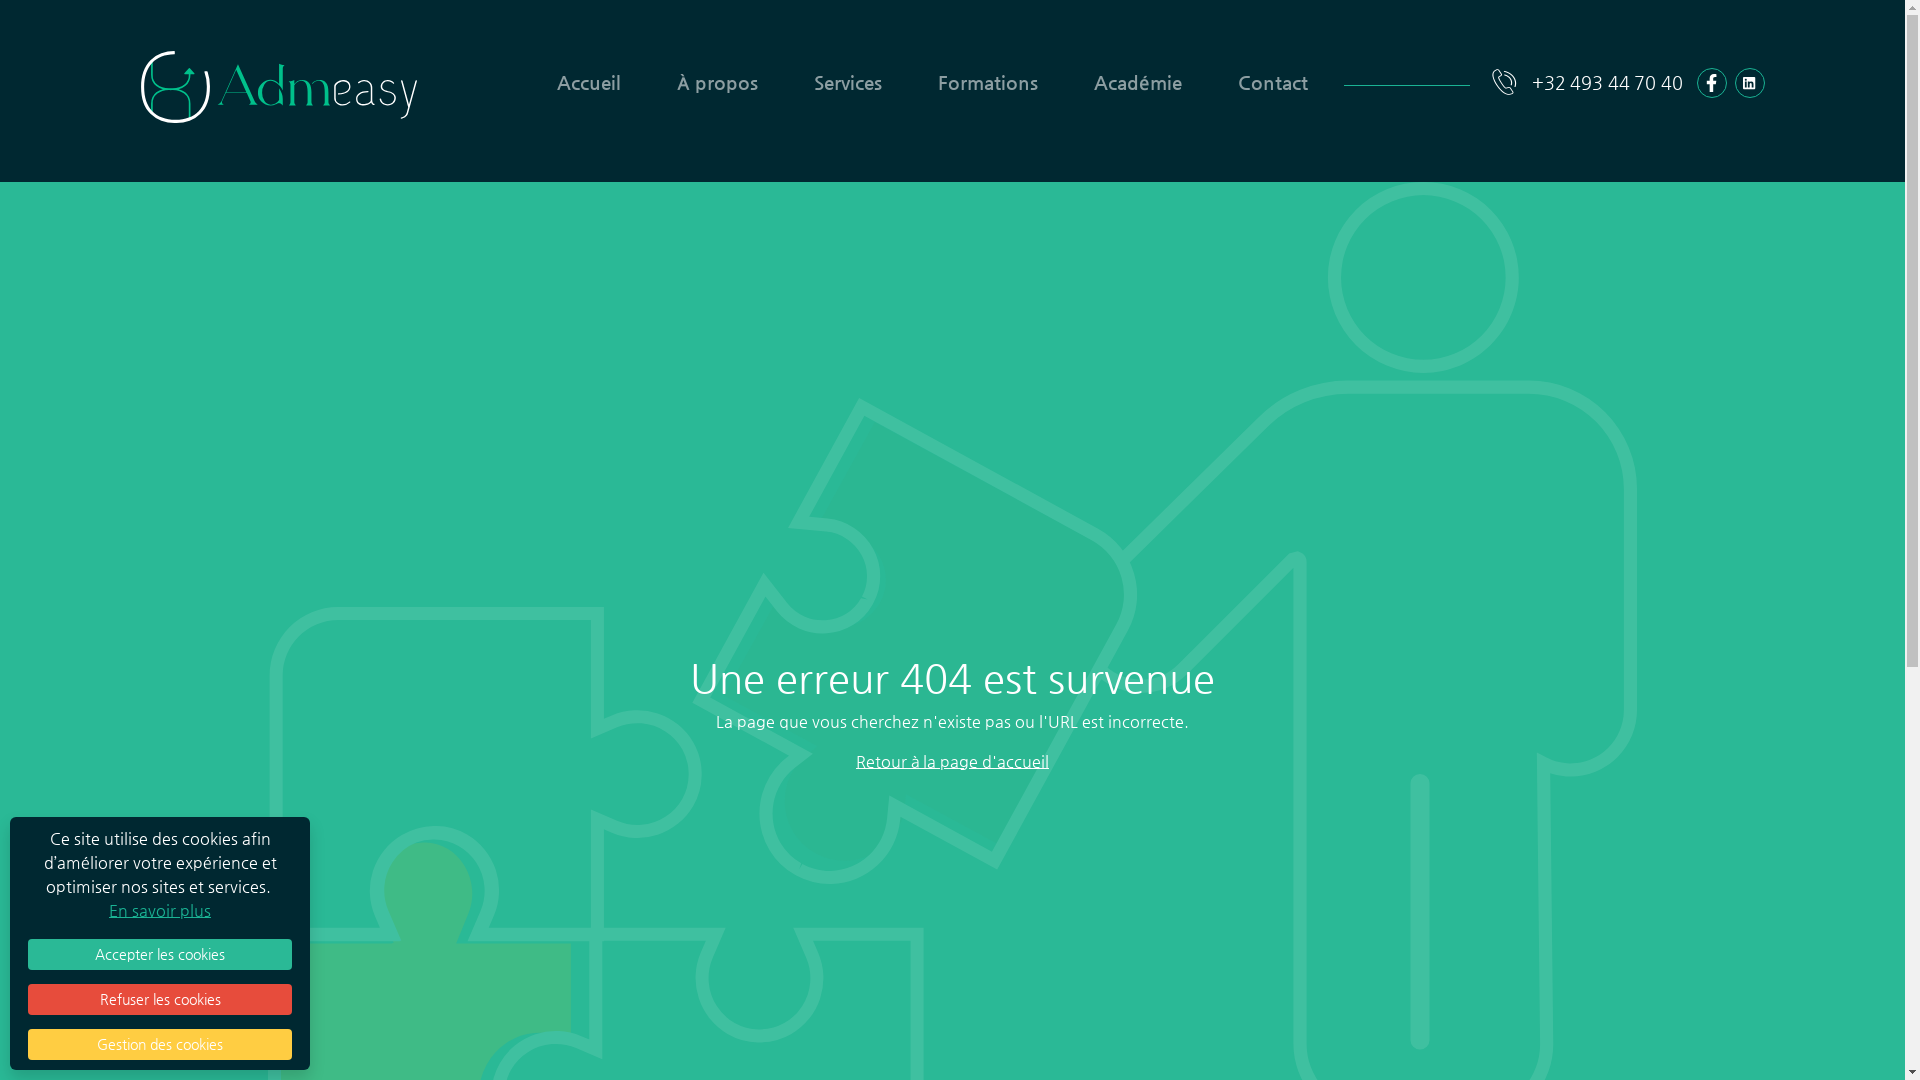 This screenshot has height=1080, width=1920. Describe the element at coordinates (158, 953) in the screenshot. I see `'Accepter les cookies'` at that location.